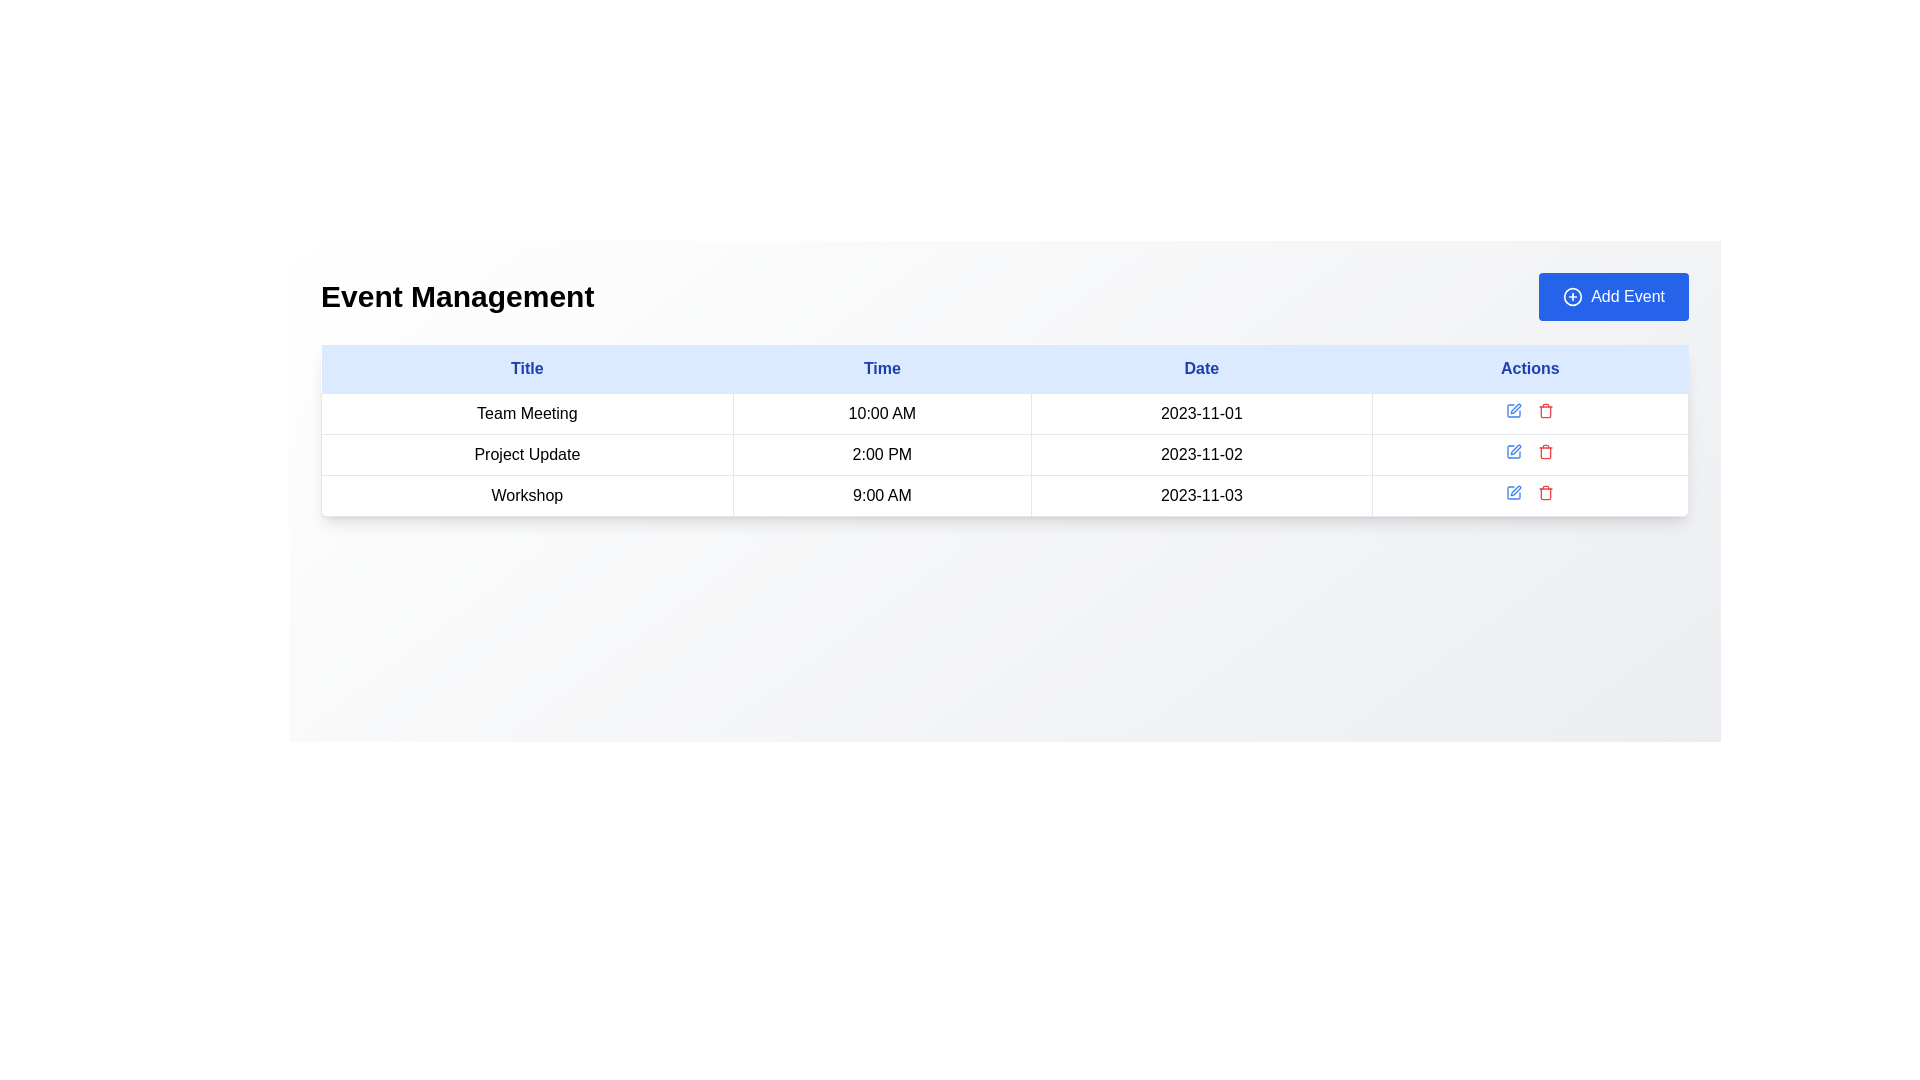 This screenshot has width=1920, height=1080. I want to click on the header label of the first column of the table, which identifies the titles of listed items, positioned before the 'Time', 'Date', and 'Actions' headers, so click(527, 369).